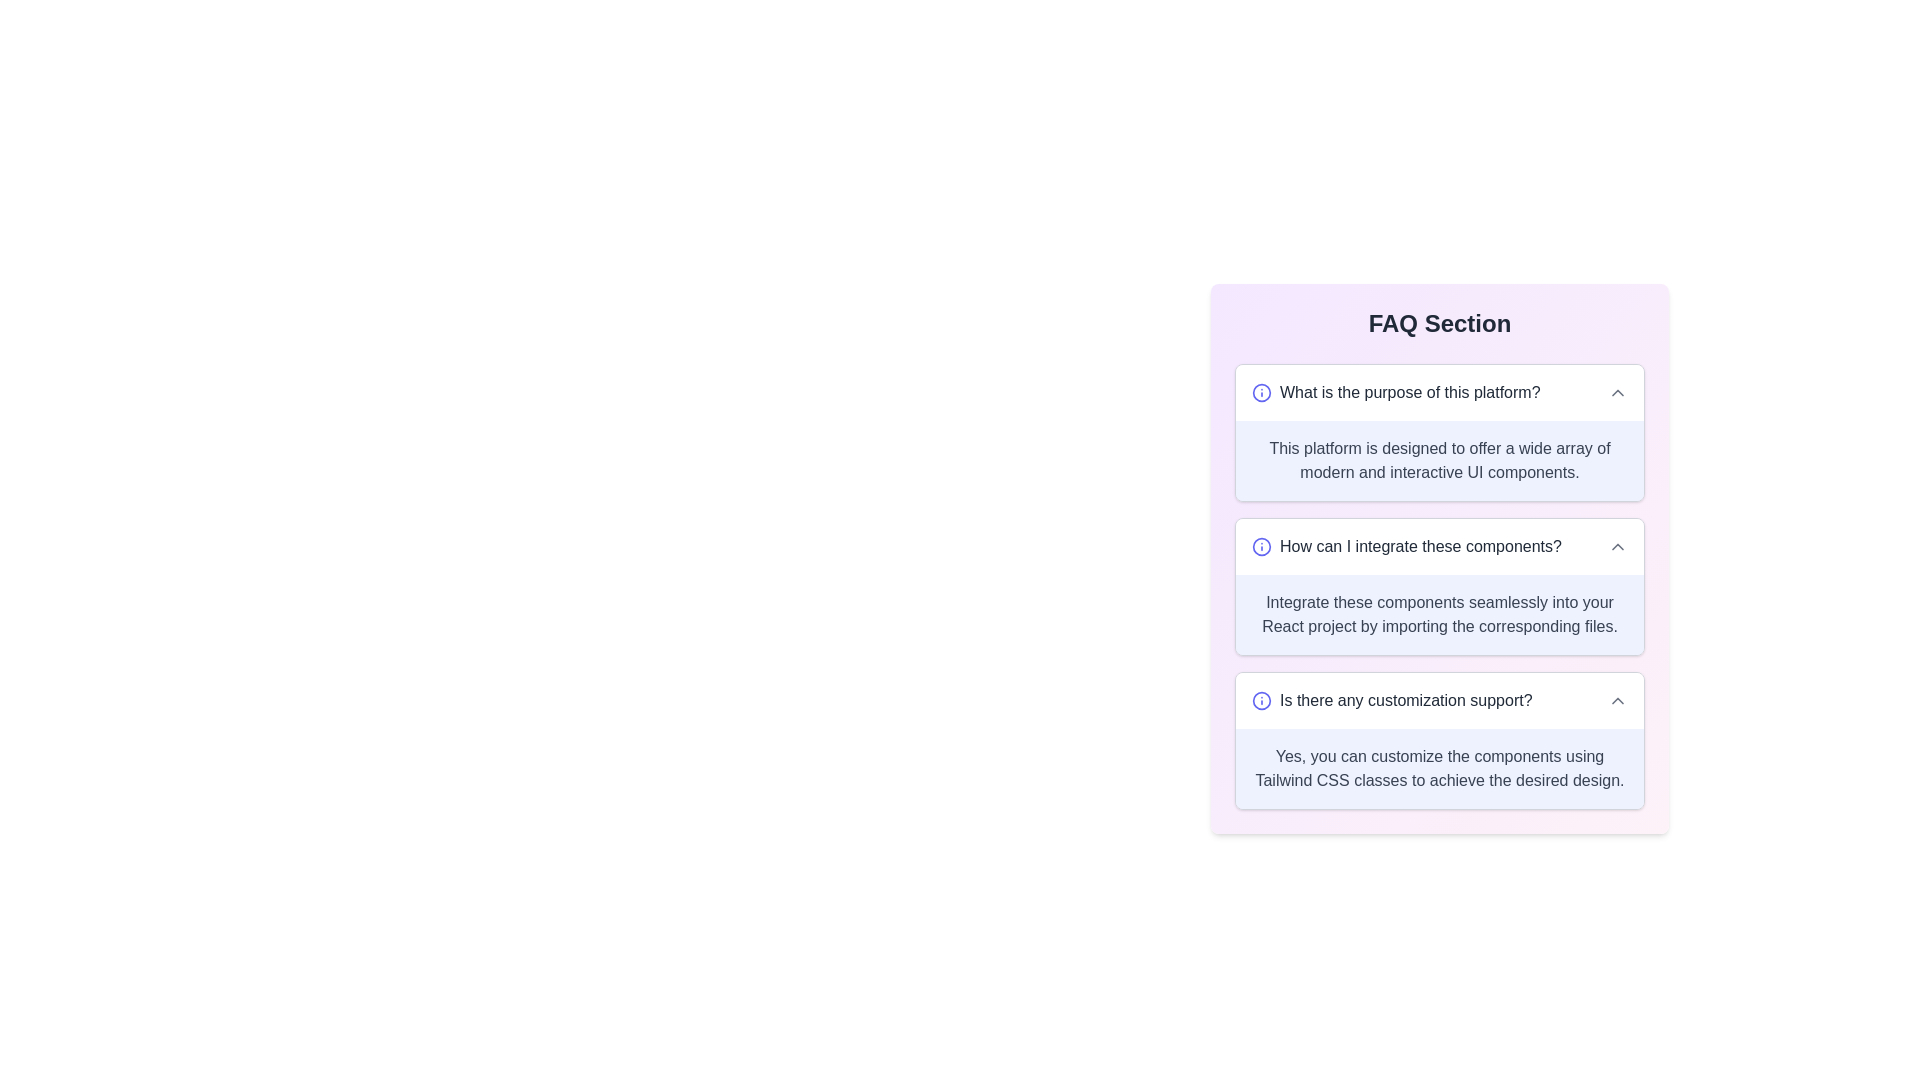  I want to click on informational text block located in the second row of the FAQ section, below the question 'What is the purpose of this platform?', so click(1440, 461).